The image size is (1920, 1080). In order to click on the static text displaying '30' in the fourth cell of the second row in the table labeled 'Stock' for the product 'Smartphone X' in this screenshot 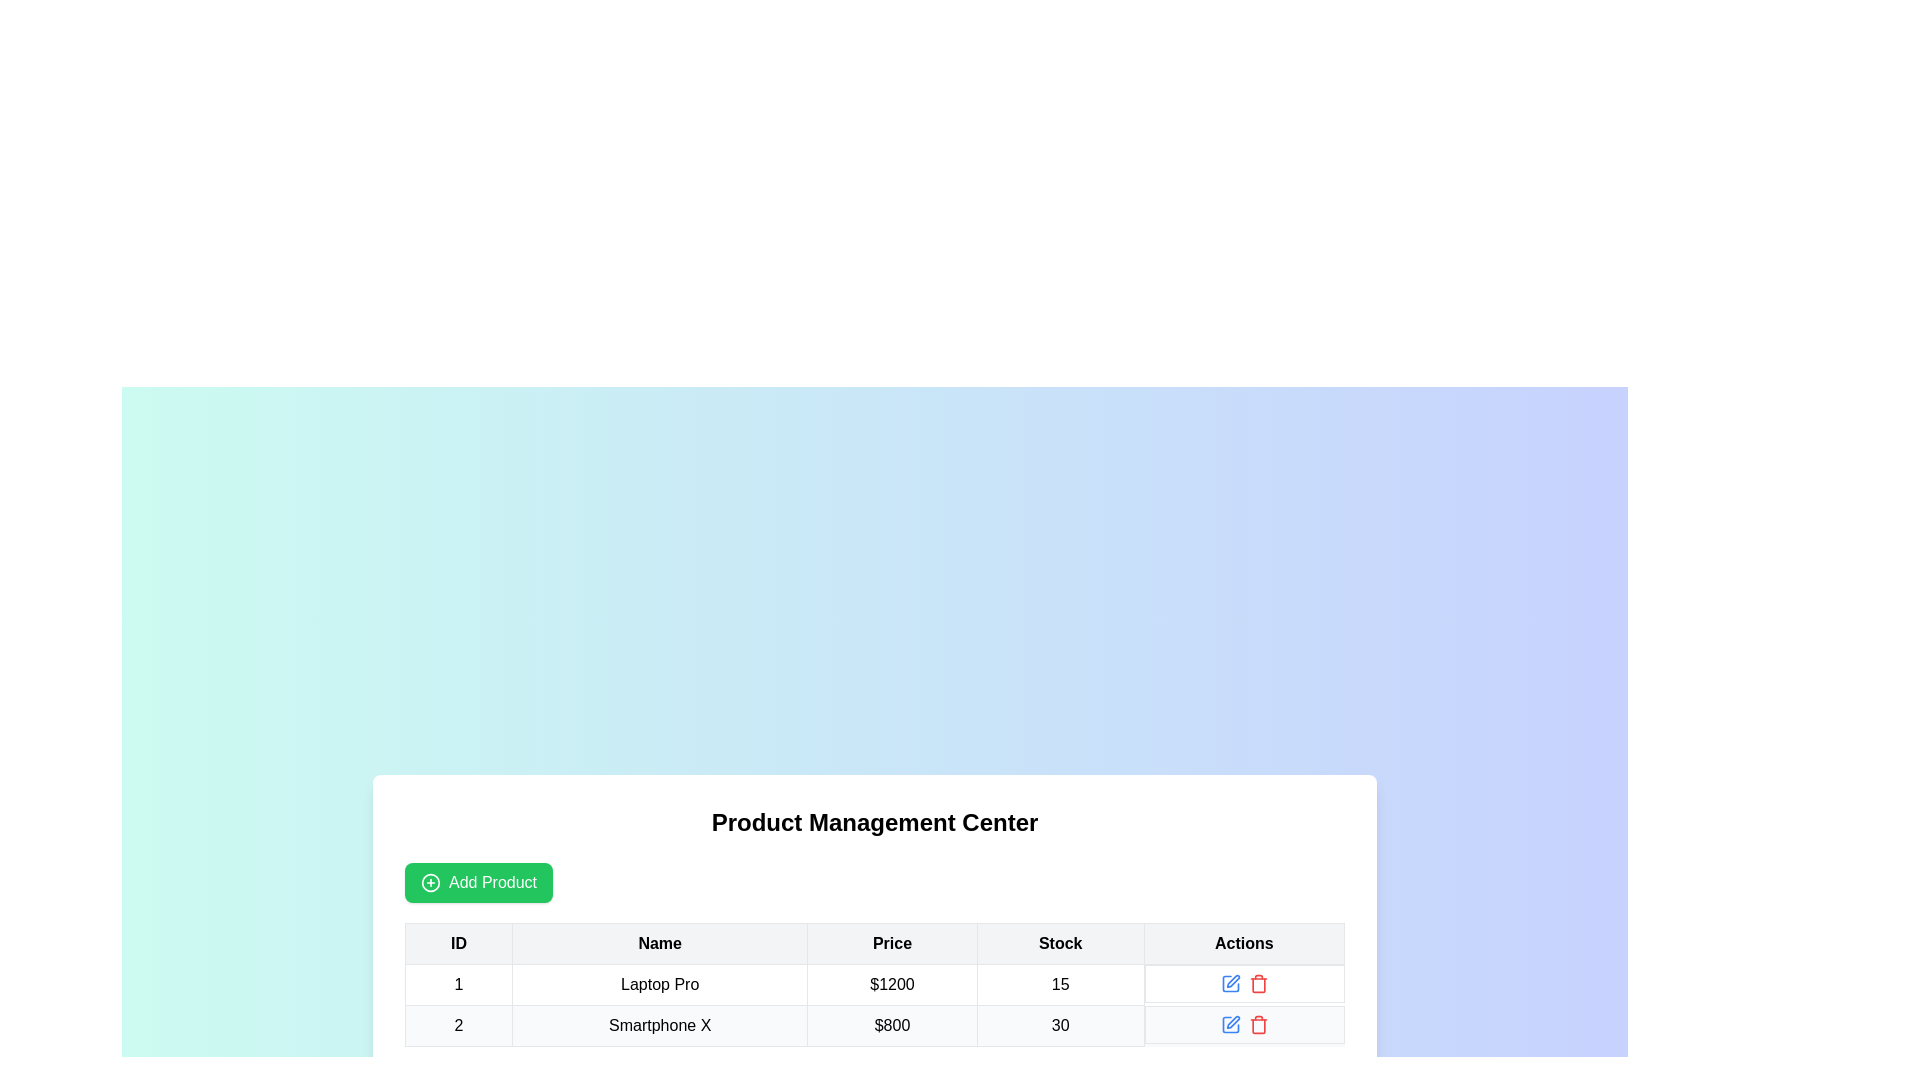, I will do `click(1059, 1026)`.